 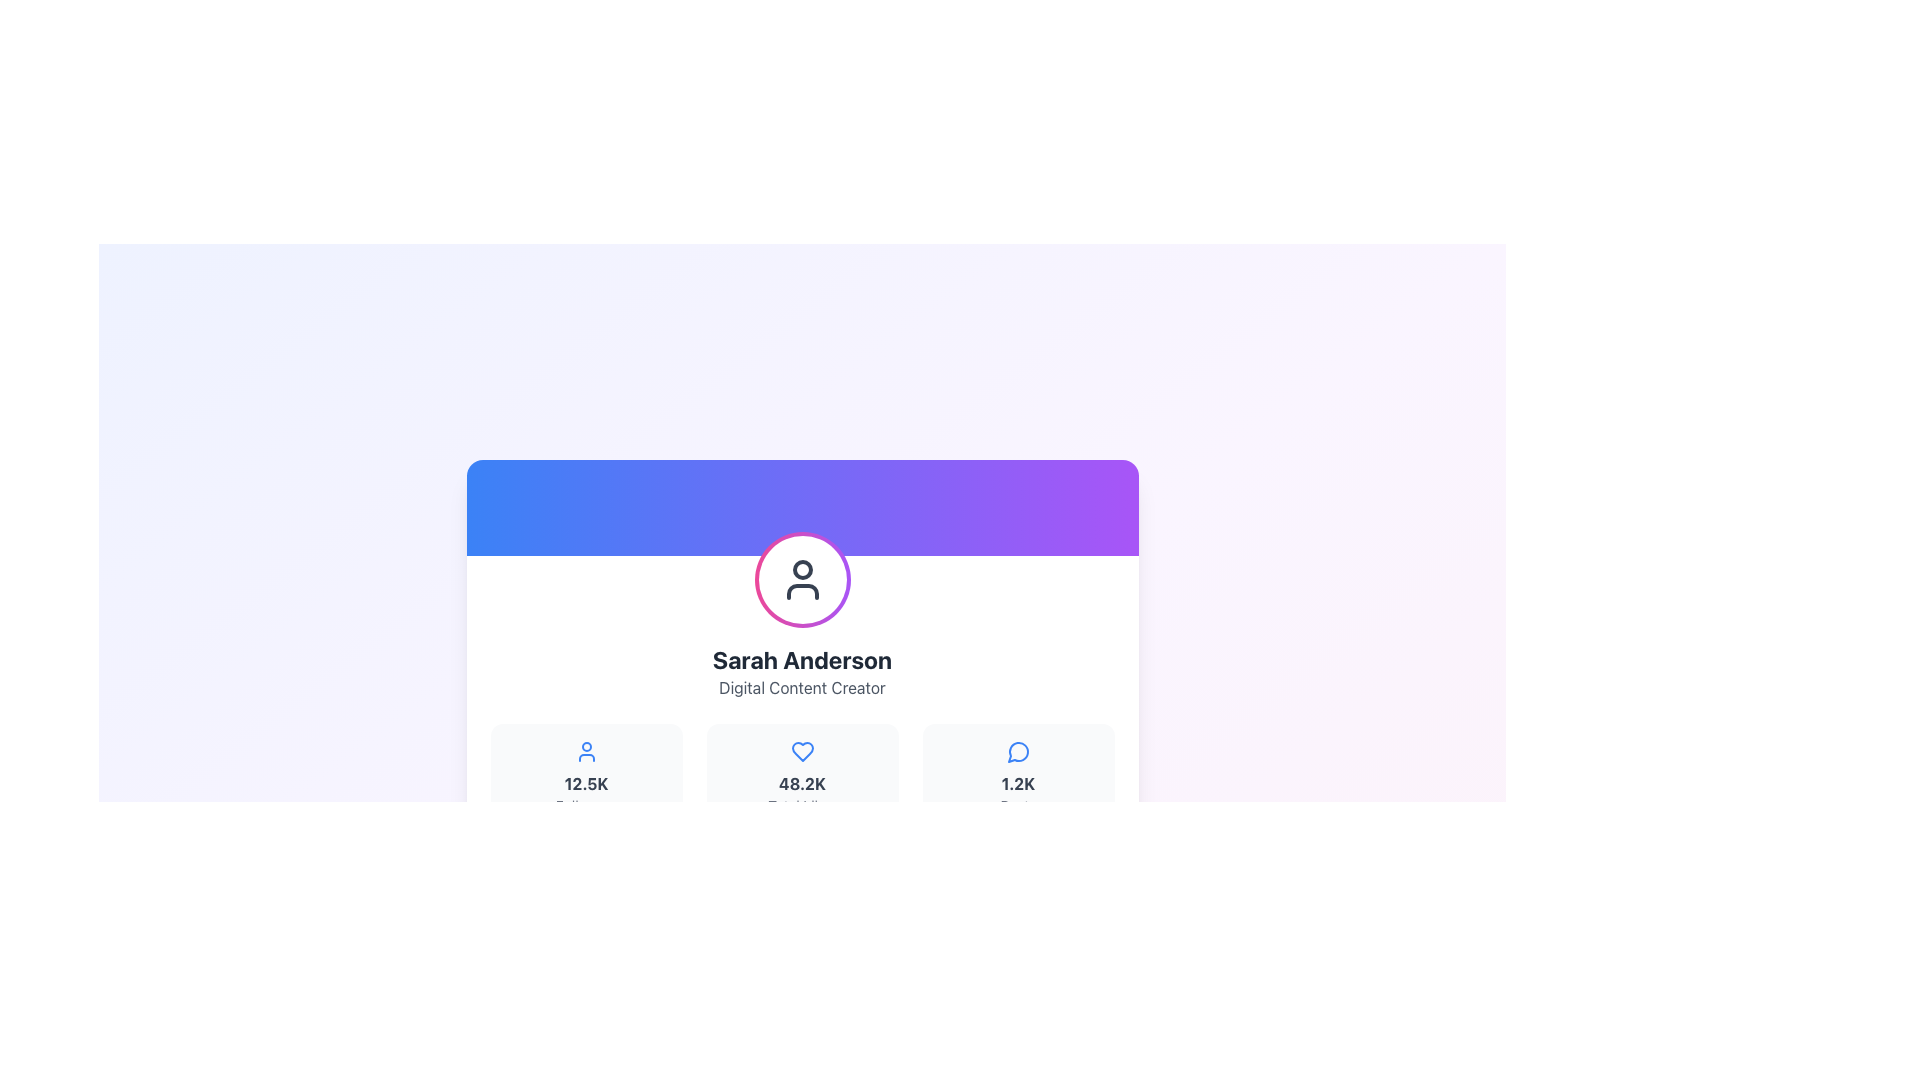 What do you see at coordinates (1018, 777) in the screenshot?
I see `the Informational display component that shows '1.2K' Posts with a blue speech bubble icon, located in the rightmost position of the grid row in the user profile card` at bounding box center [1018, 777].